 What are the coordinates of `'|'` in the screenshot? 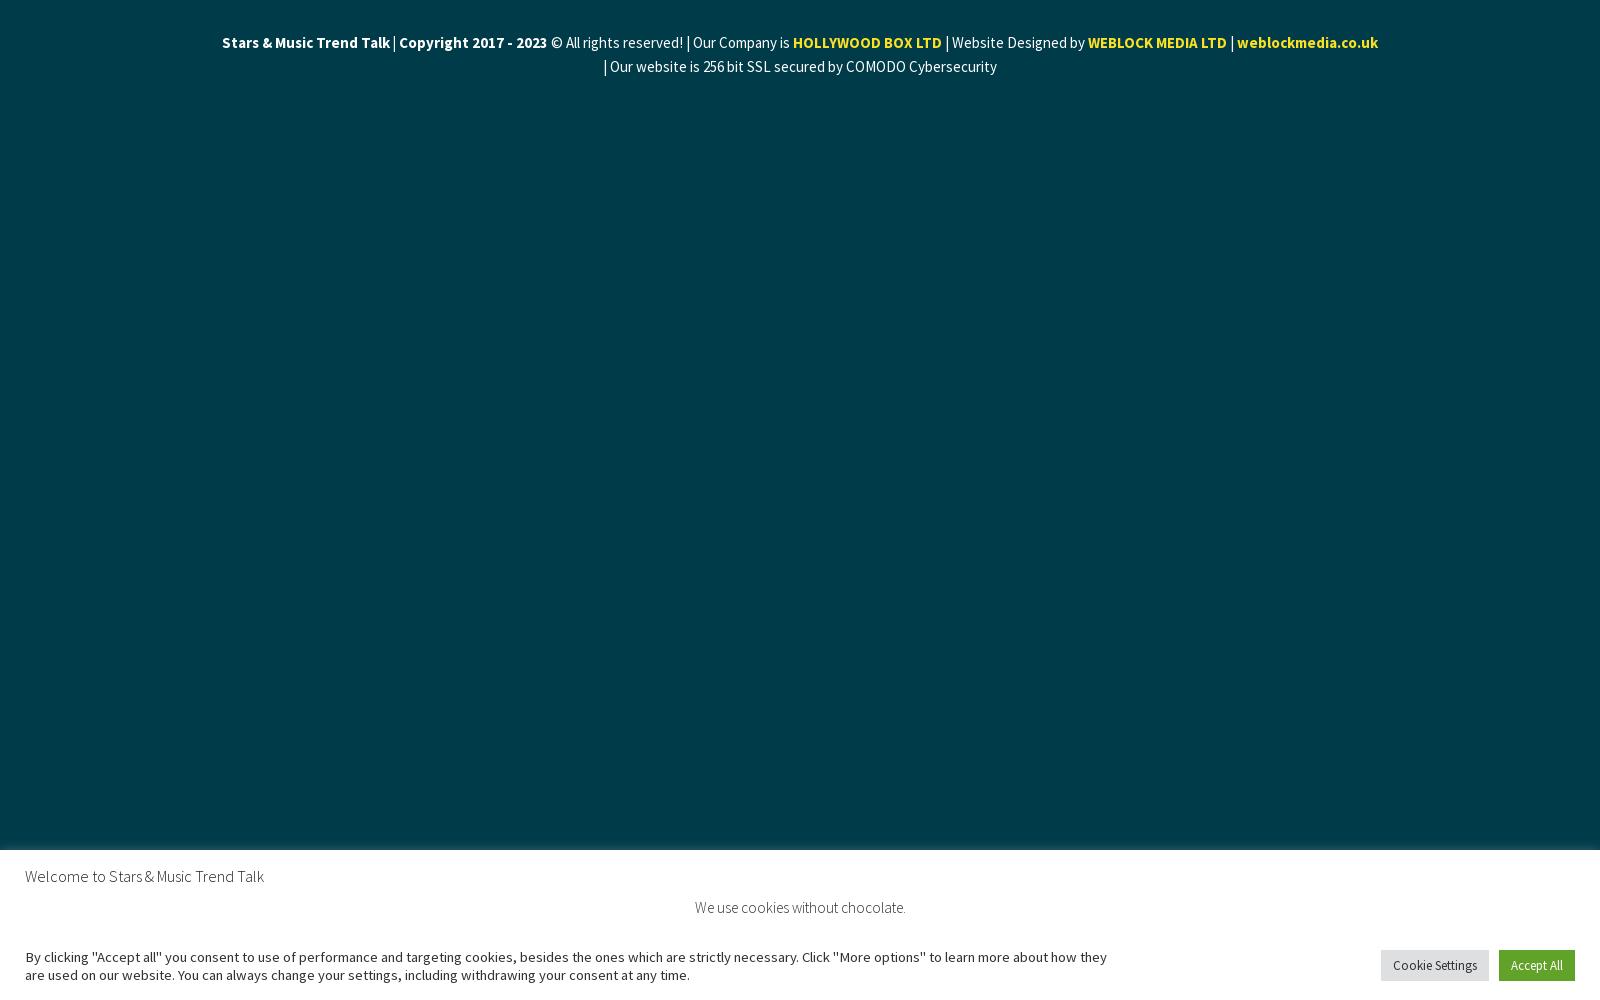 It's located at (1229, 42).